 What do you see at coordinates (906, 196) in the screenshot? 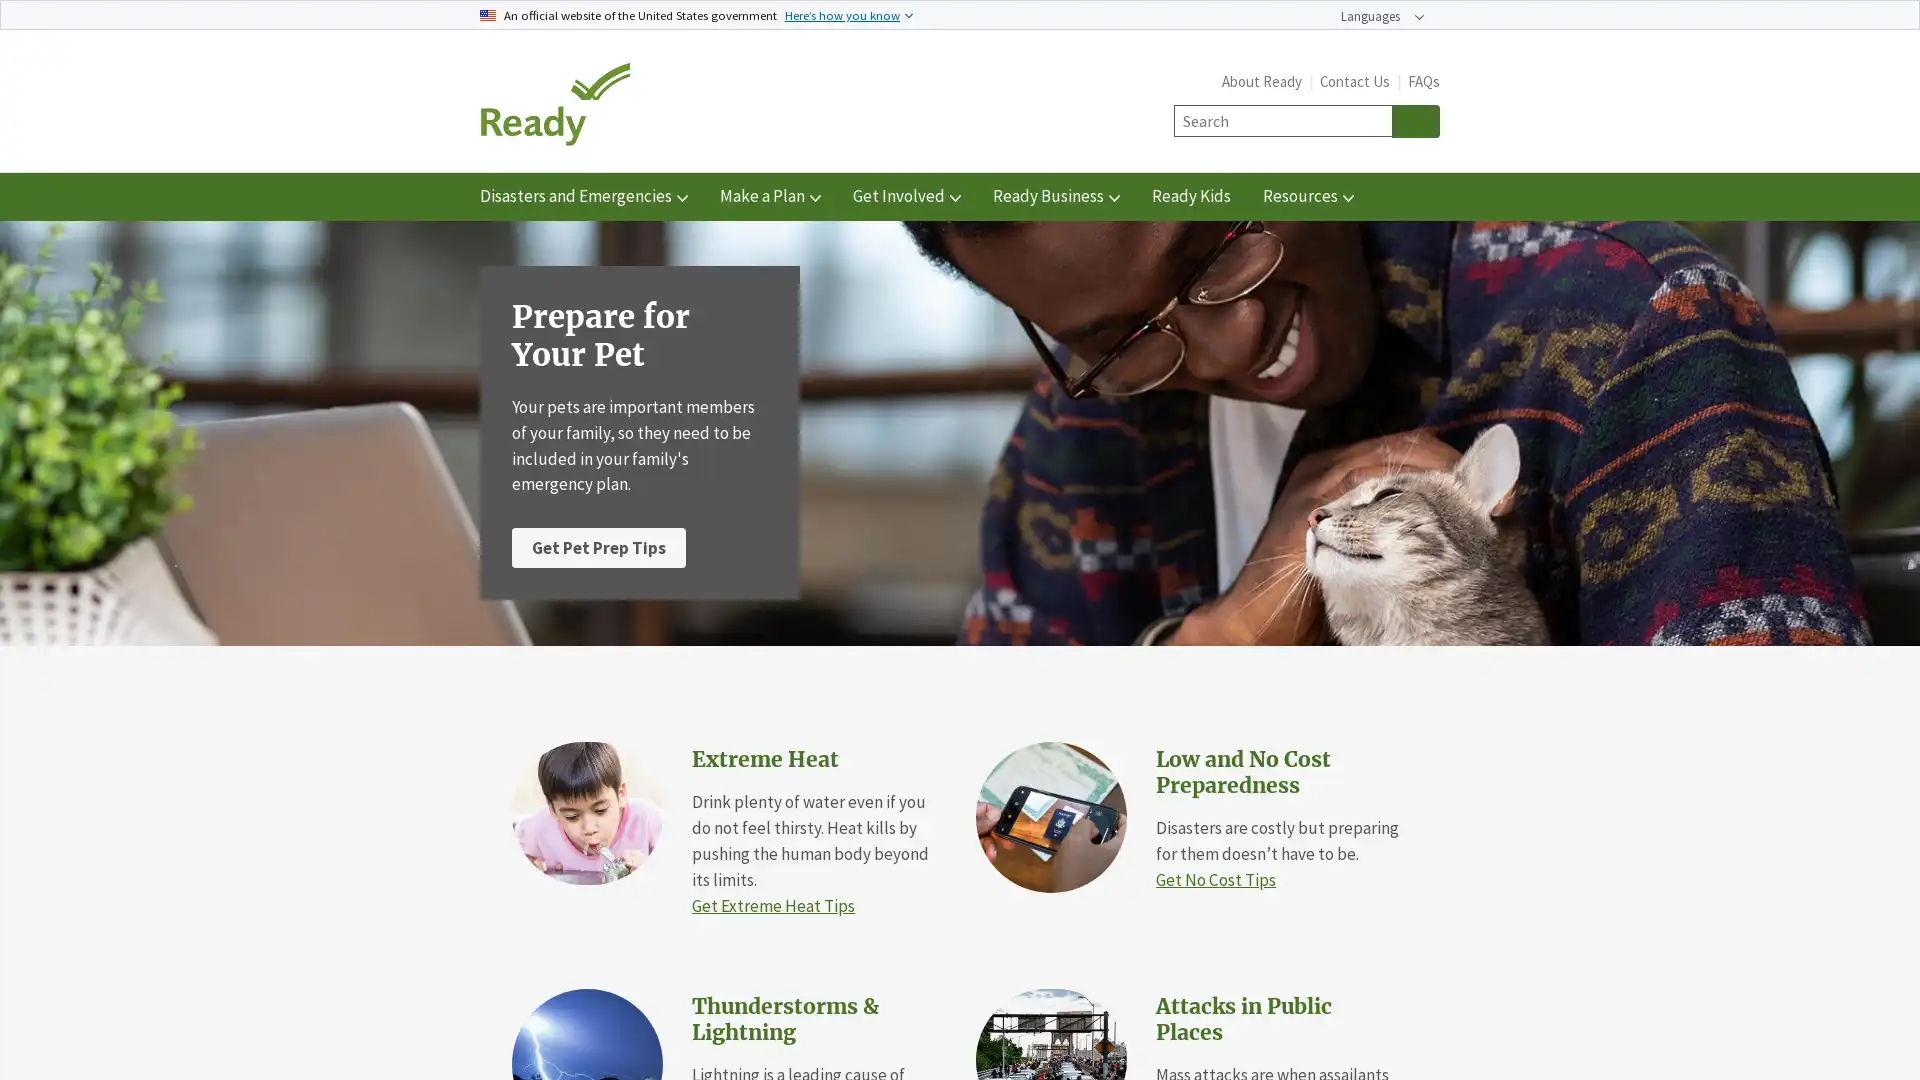
I see `Get Involved` at bounding box center [906, 196].